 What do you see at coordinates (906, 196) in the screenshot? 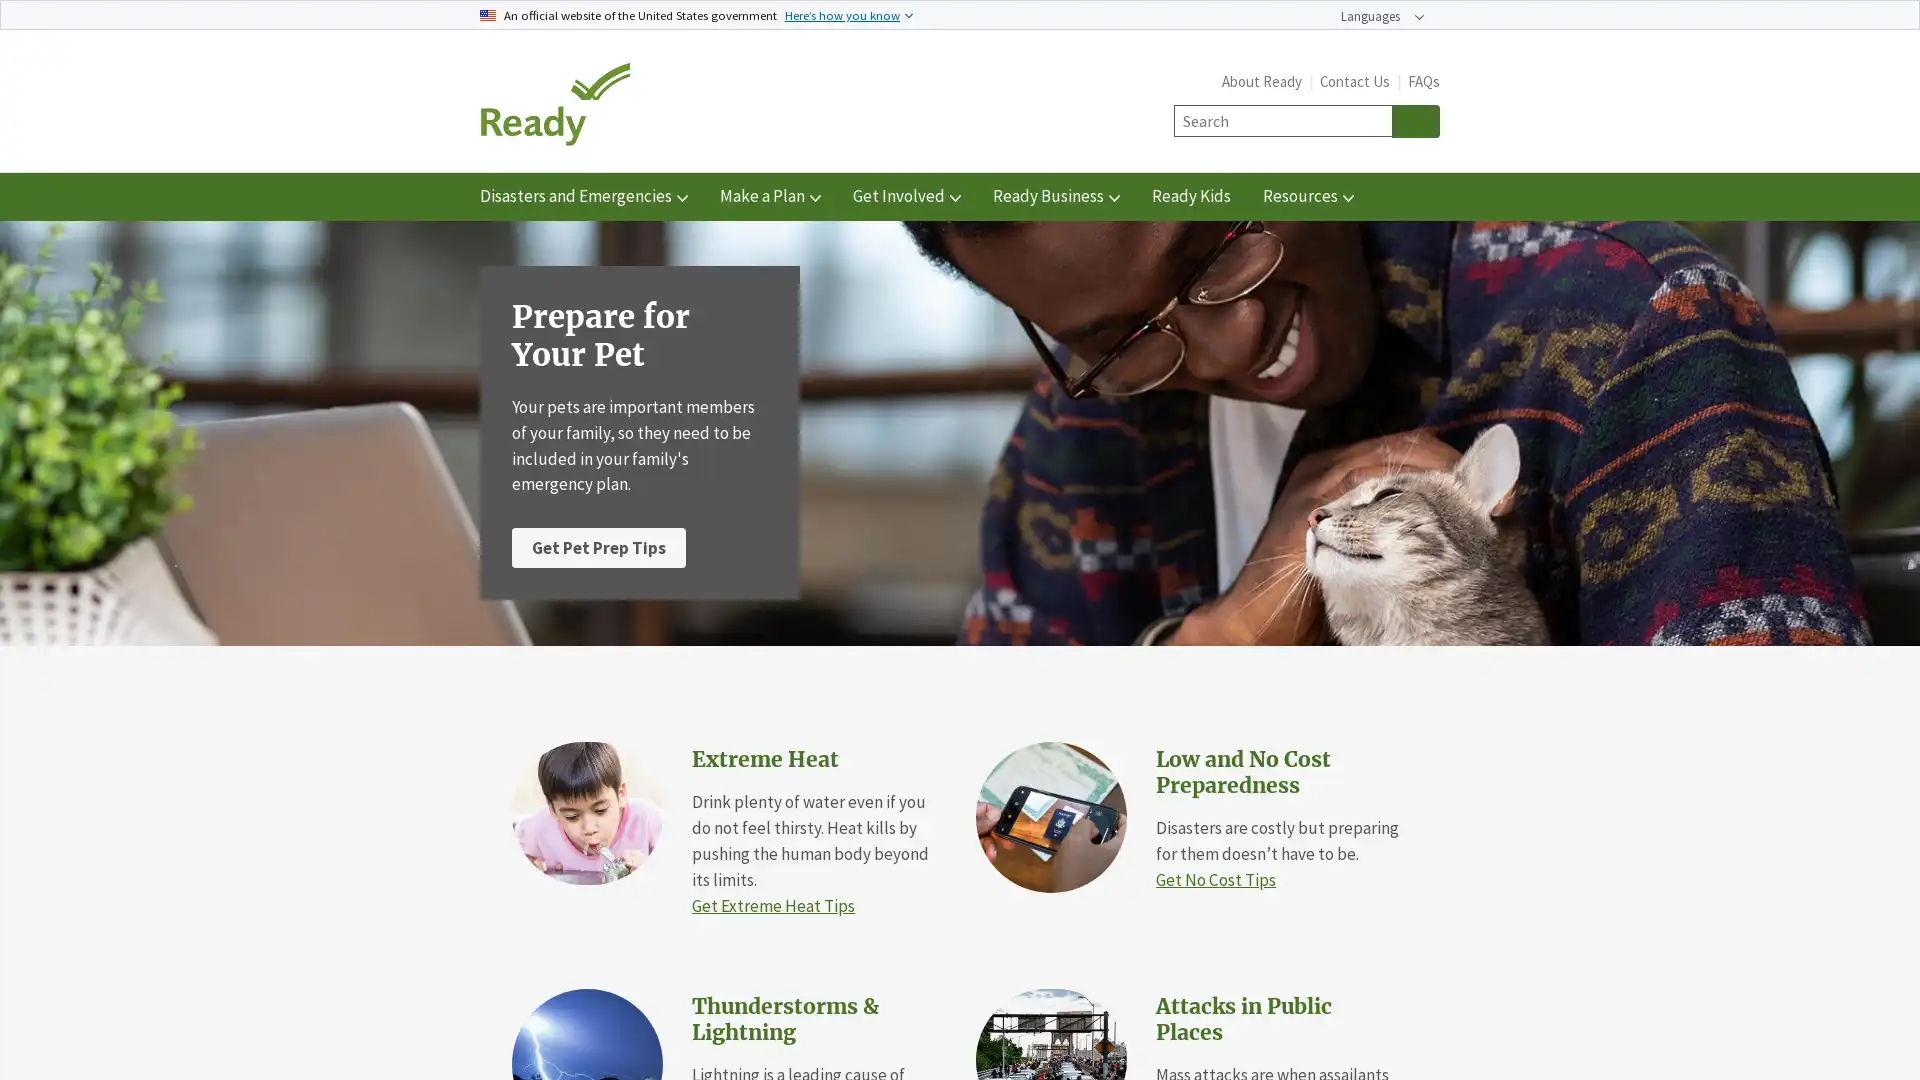
I see `Get Involved` at bounding box center [906, 196].